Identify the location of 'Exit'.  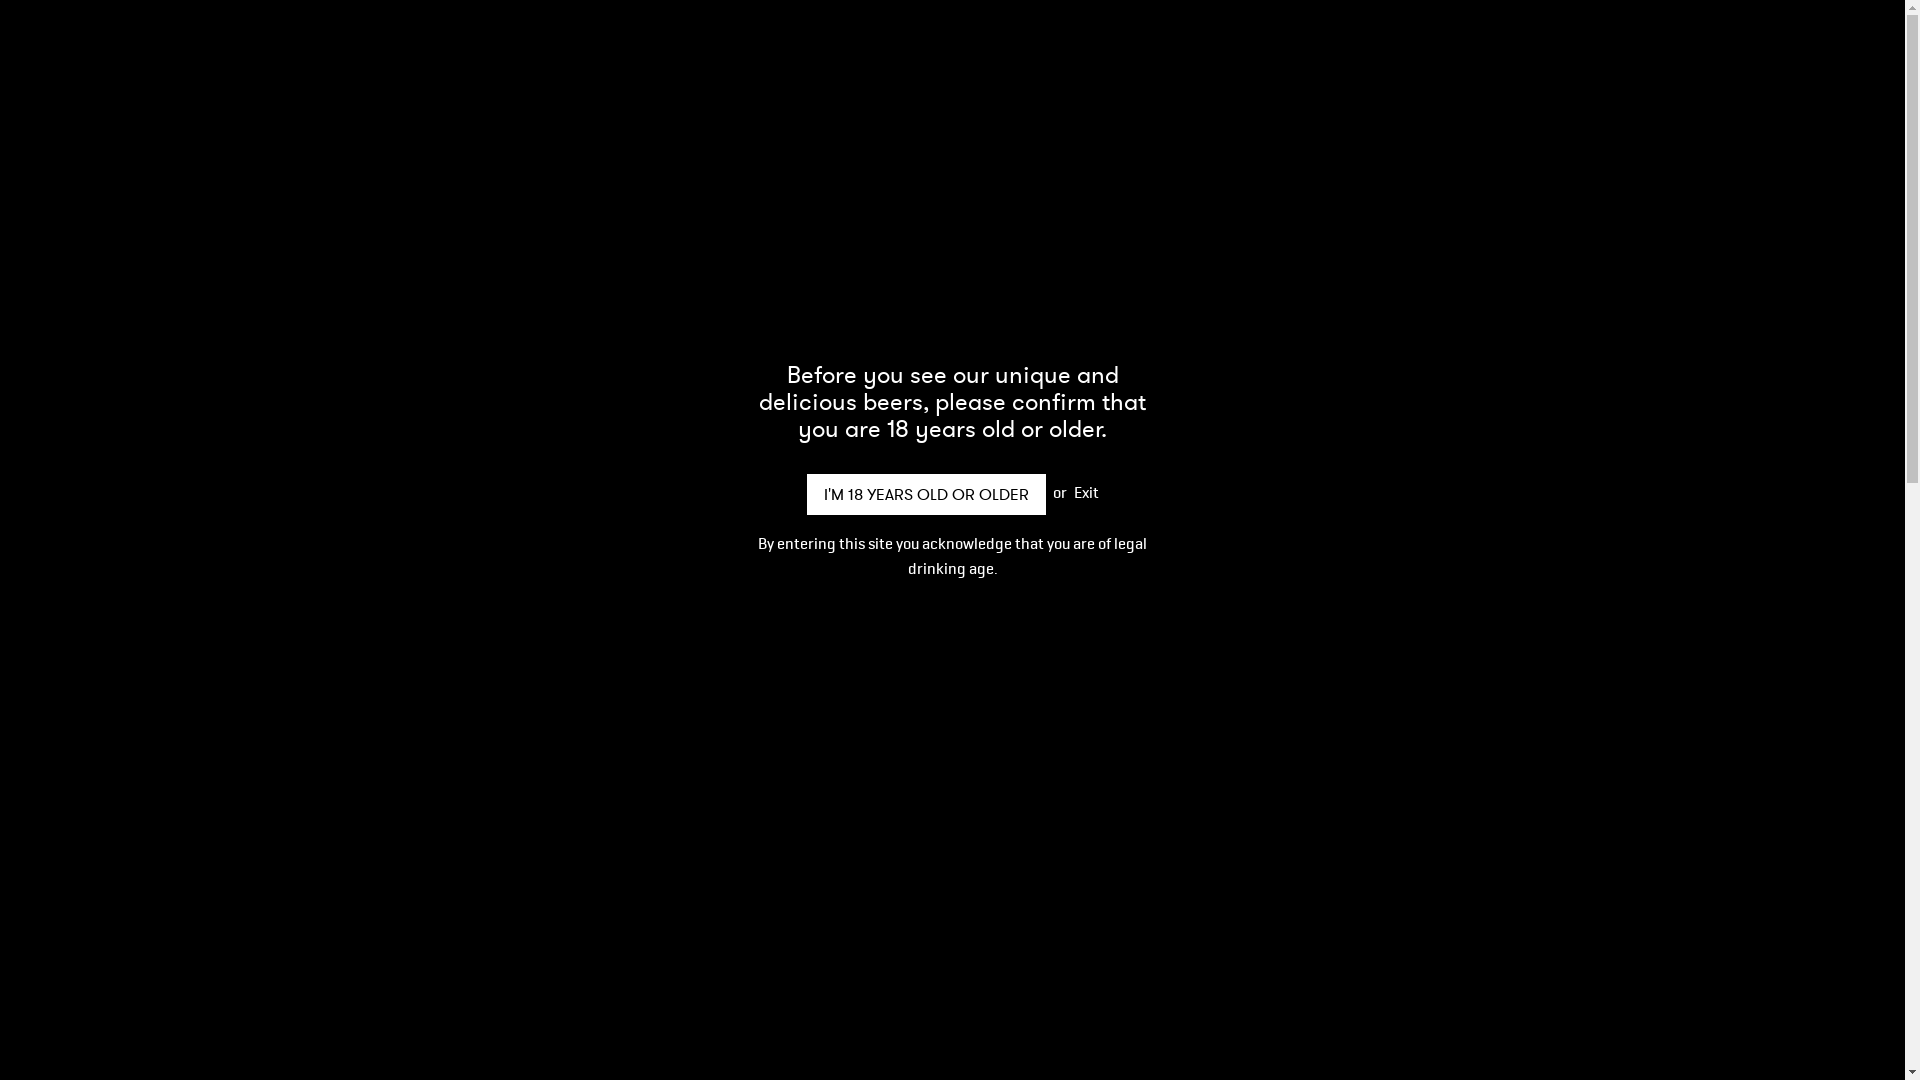
(1085, 492).